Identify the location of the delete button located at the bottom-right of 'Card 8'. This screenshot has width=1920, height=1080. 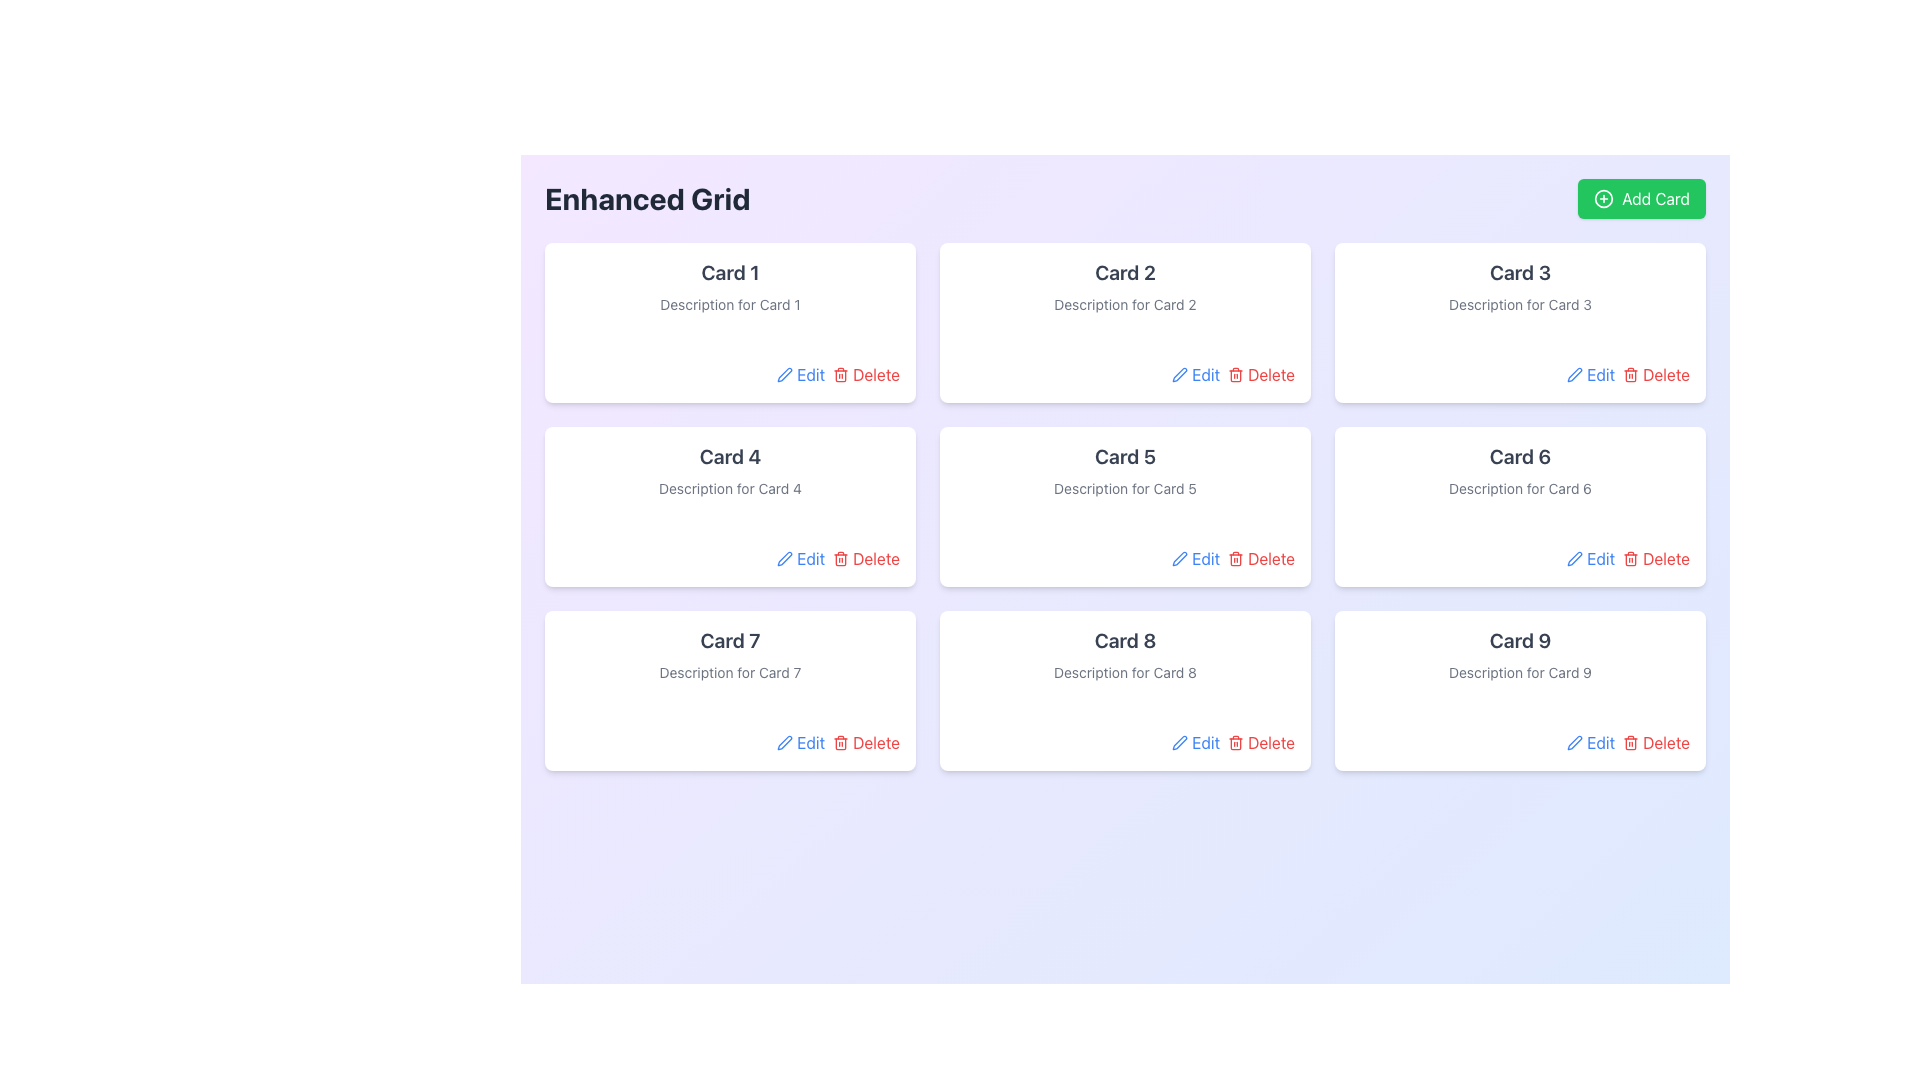
(1260, 743).